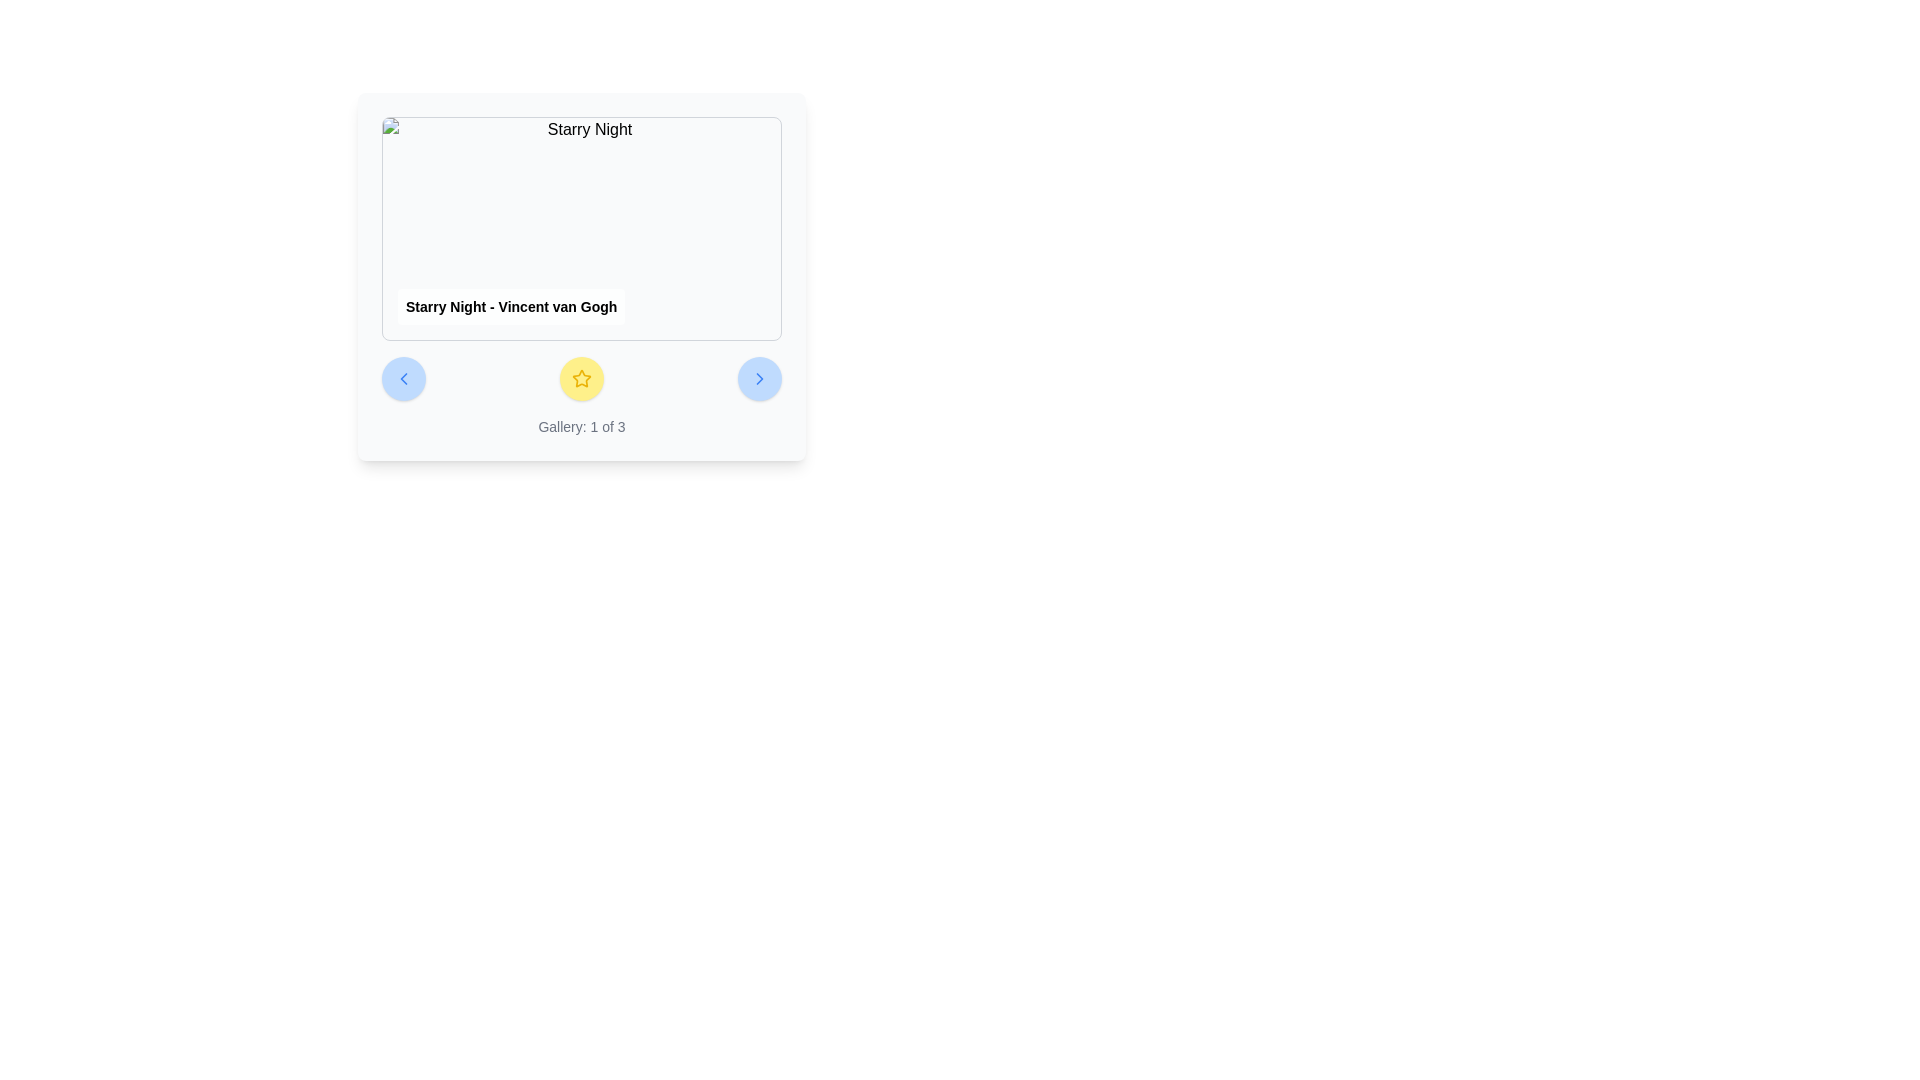 Image resolution: width=1920 pixels, height=1080 pixels. Describe the element at coordinates (402, 378) in the screenshot. I see `the left-facing chevron arrow icon located within the left navigation button` at that location.